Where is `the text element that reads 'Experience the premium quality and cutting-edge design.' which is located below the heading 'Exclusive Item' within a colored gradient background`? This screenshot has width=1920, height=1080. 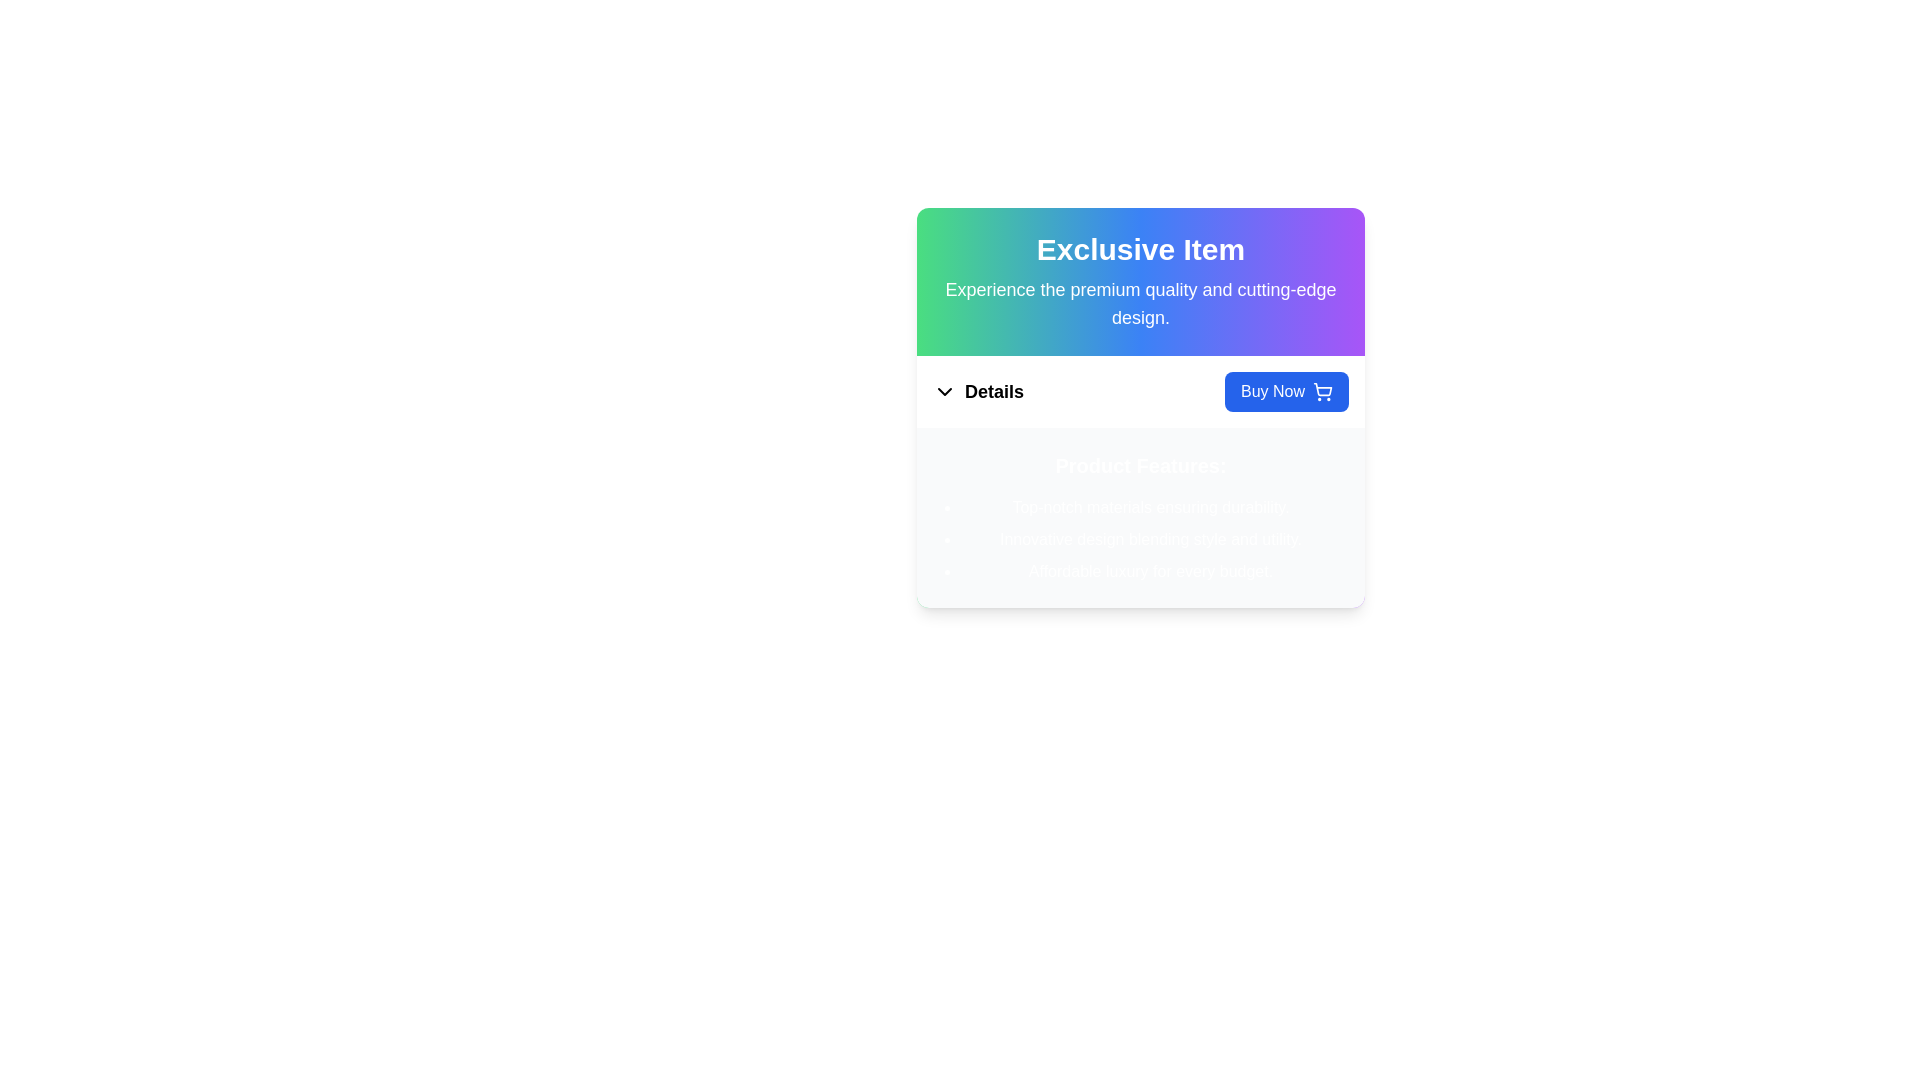 the text element that reads 'Experience the premium quality and cutting-edge design.' which is located below the heading 'Exclusive Item' within a colored gradient background is located at coordinates (1141, 304).